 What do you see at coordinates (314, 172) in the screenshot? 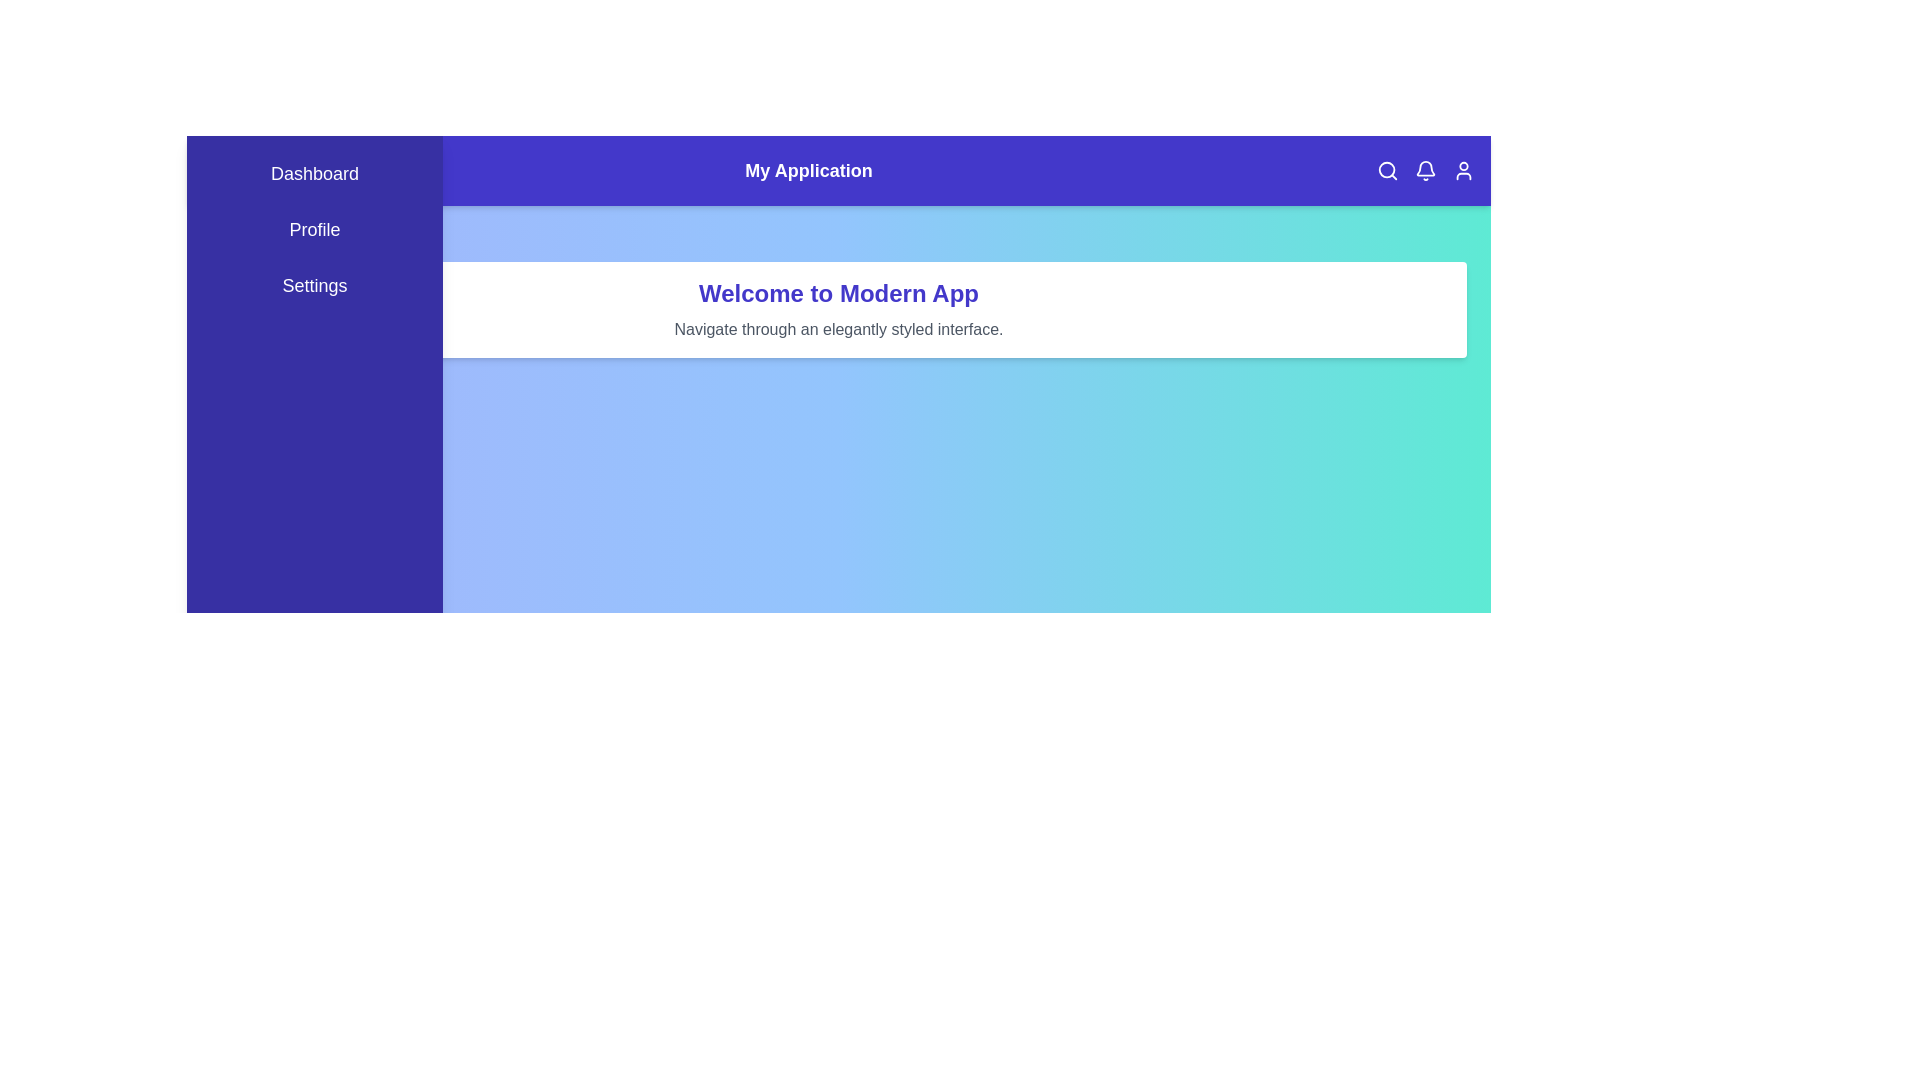
I see `the menu item to navigate to Dashboard` at bounding box center [314, 172].